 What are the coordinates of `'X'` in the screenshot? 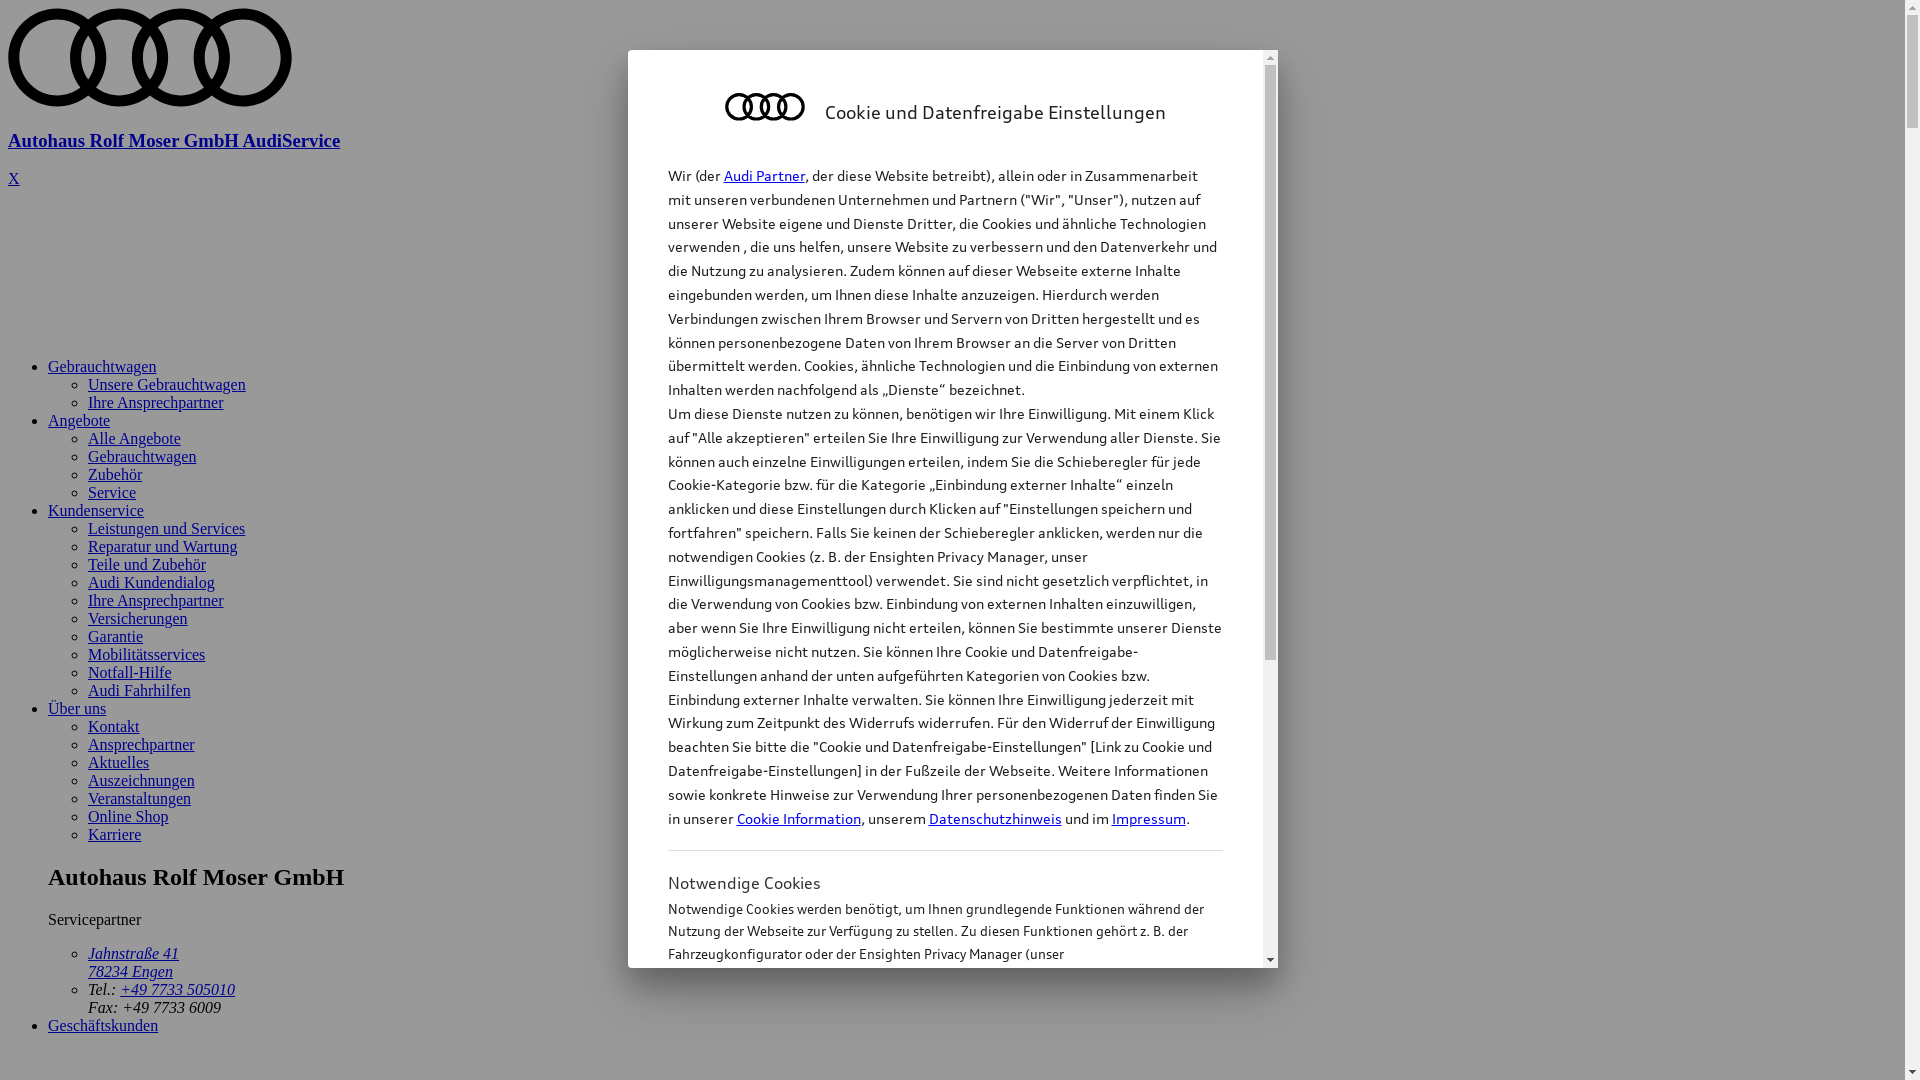 It's located at (14, 177).